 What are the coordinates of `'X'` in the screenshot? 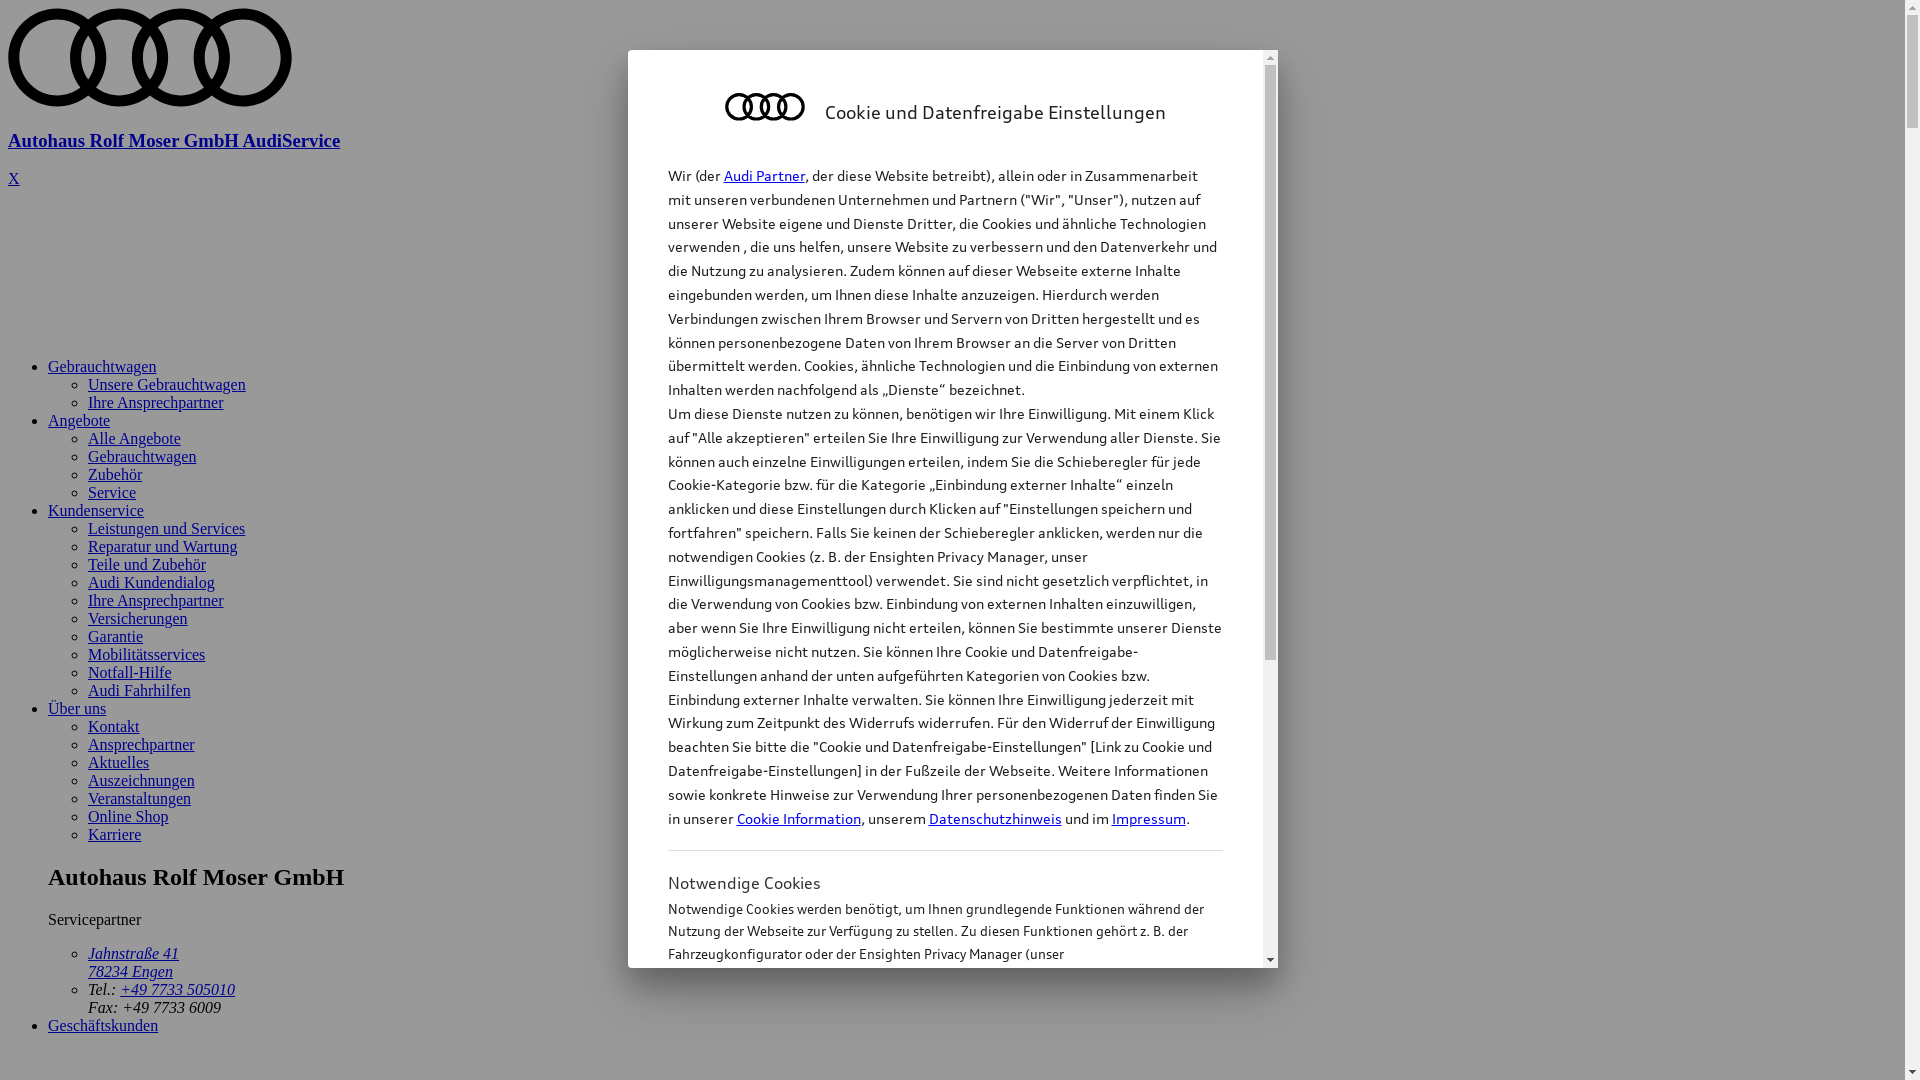 It's located at (14, 177).